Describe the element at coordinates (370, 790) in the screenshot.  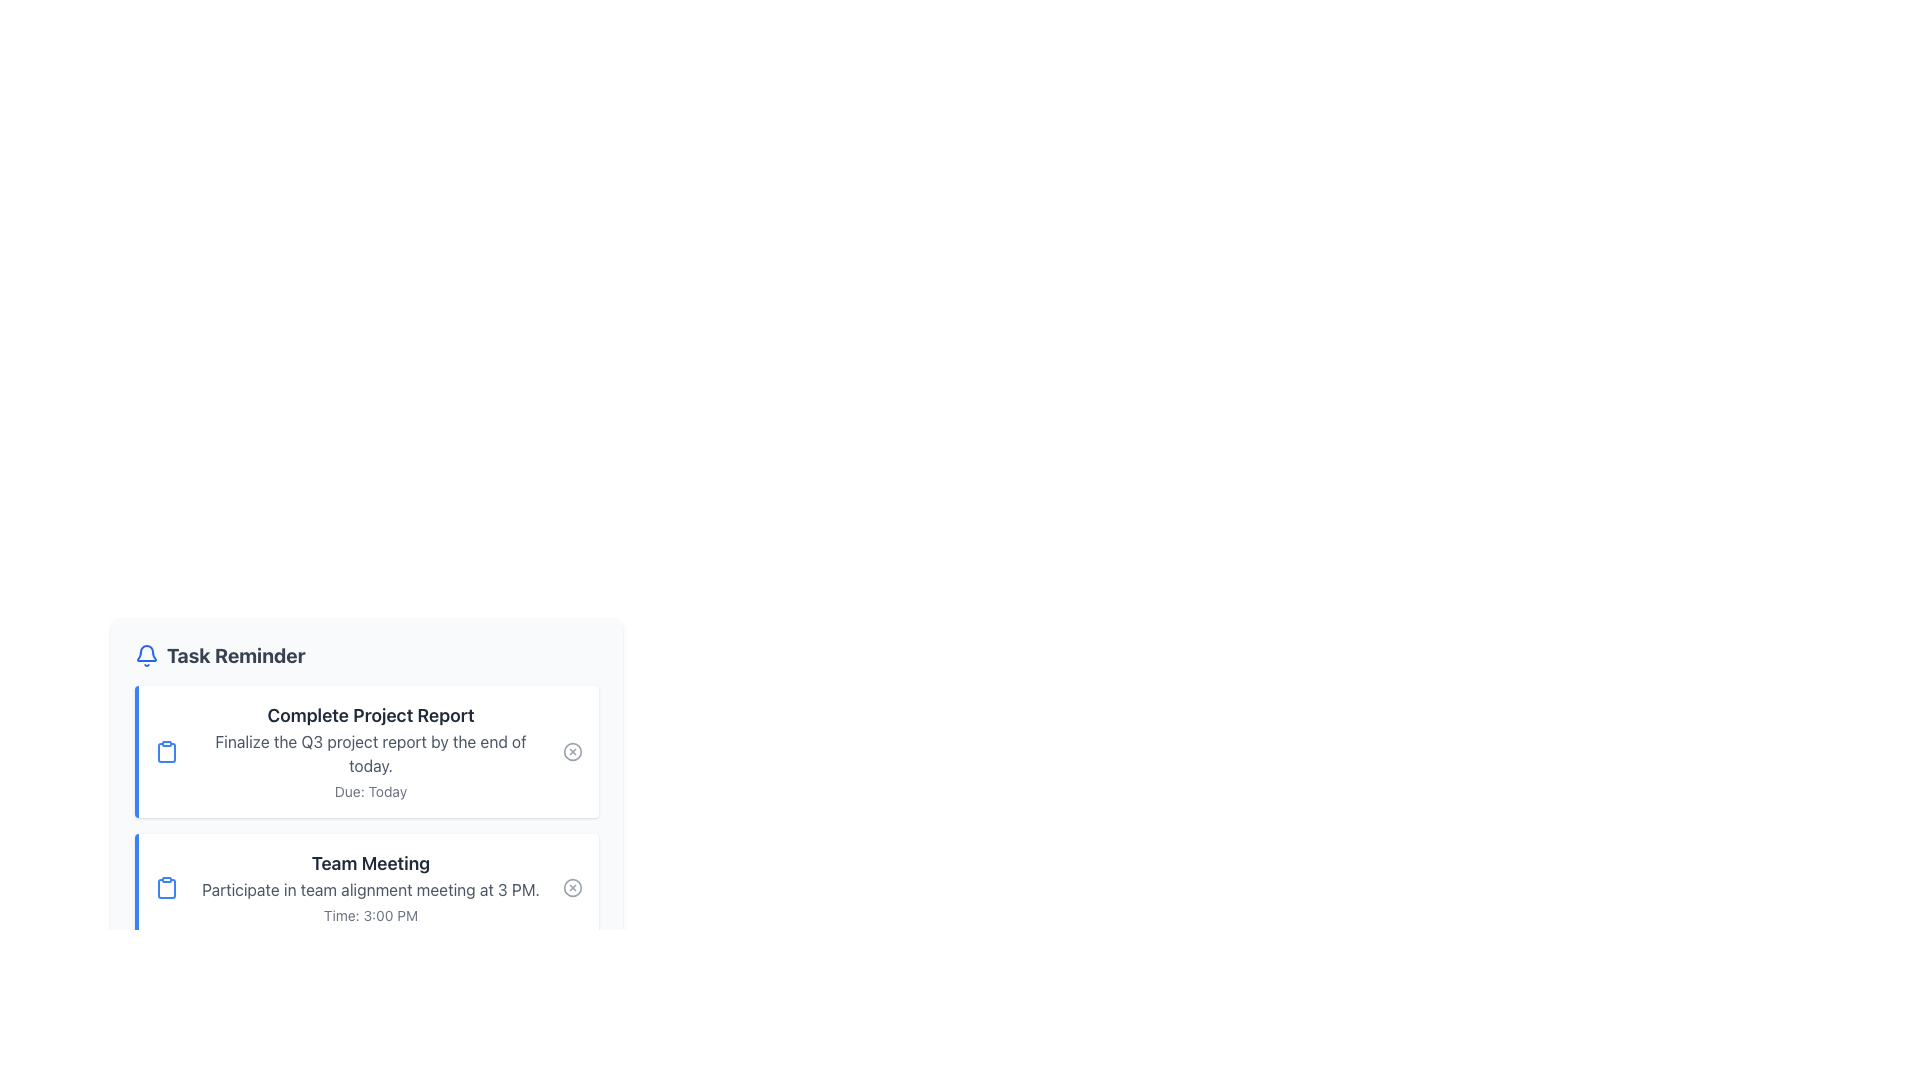
I see `text content of the gray text label displaying 'Due: Today', which is positioned centrally beneath the task description` at that location.